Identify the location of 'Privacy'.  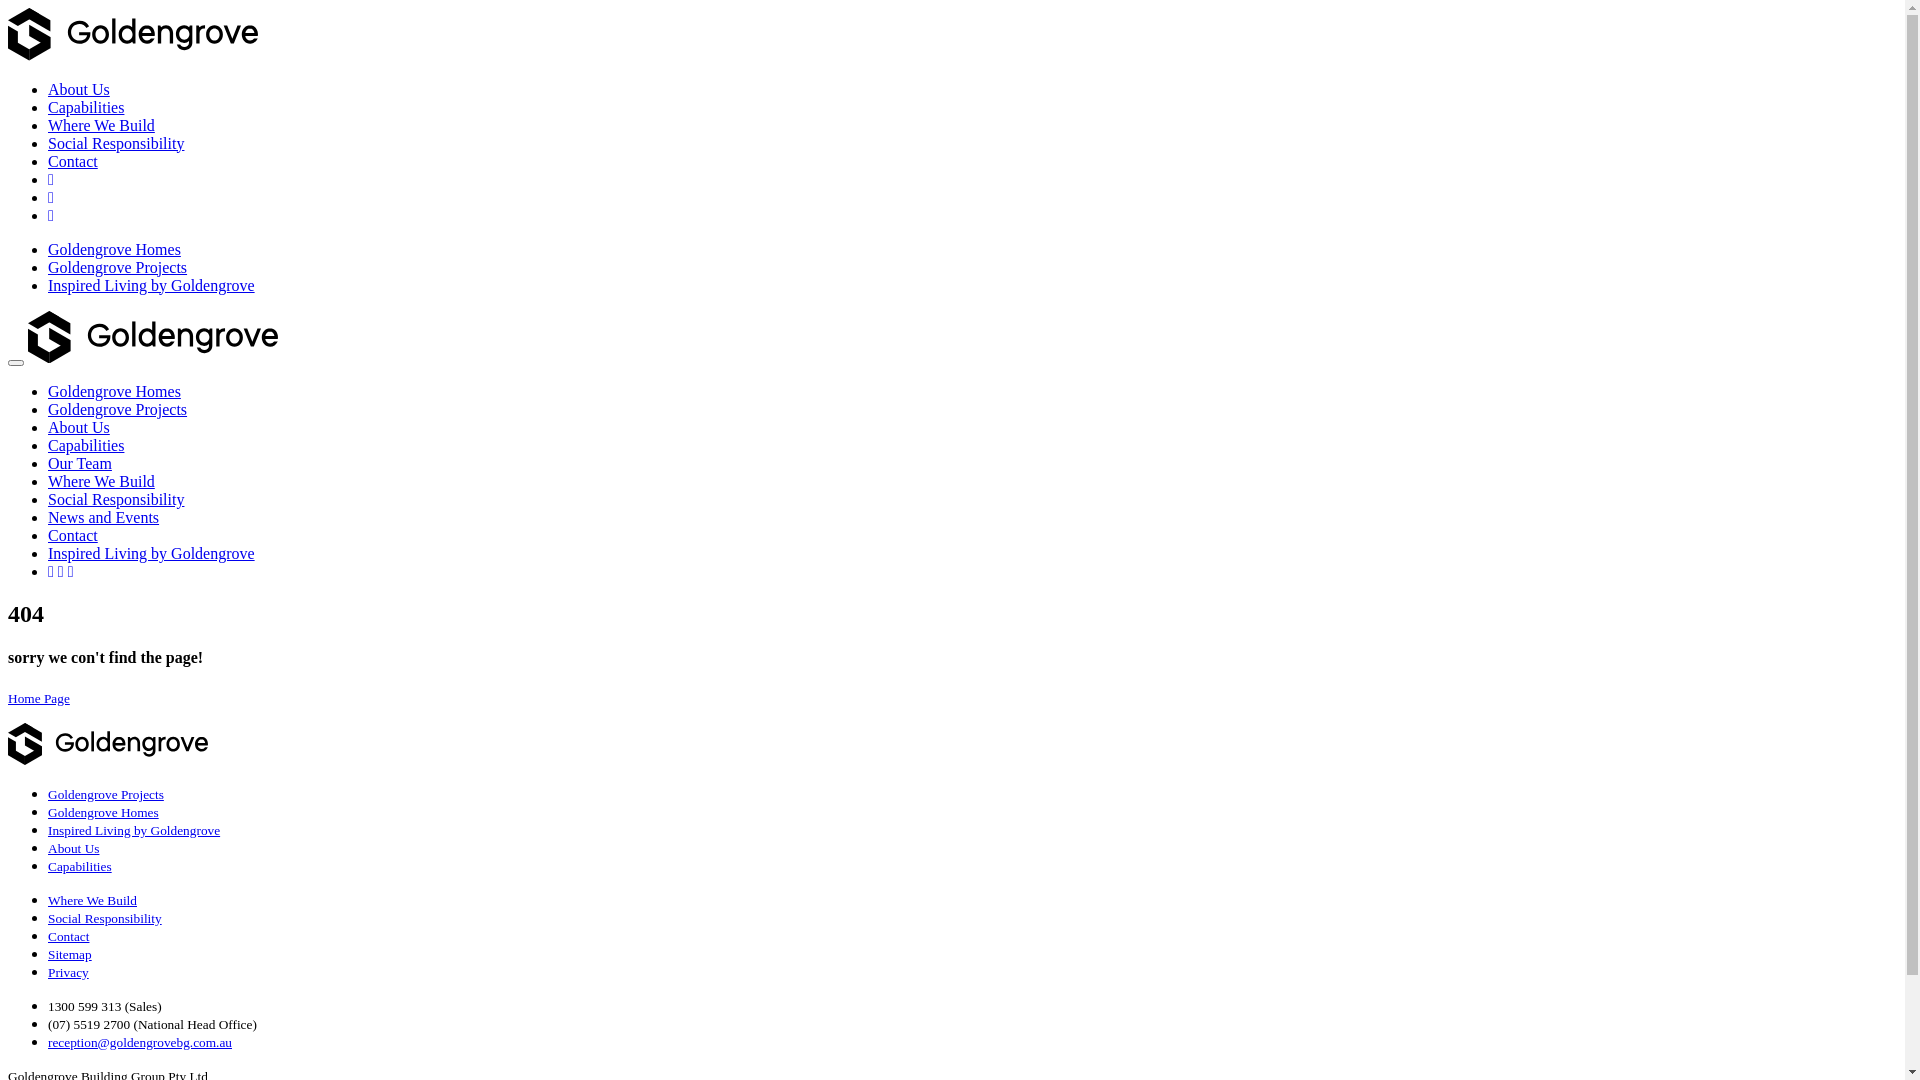
(48, 970).